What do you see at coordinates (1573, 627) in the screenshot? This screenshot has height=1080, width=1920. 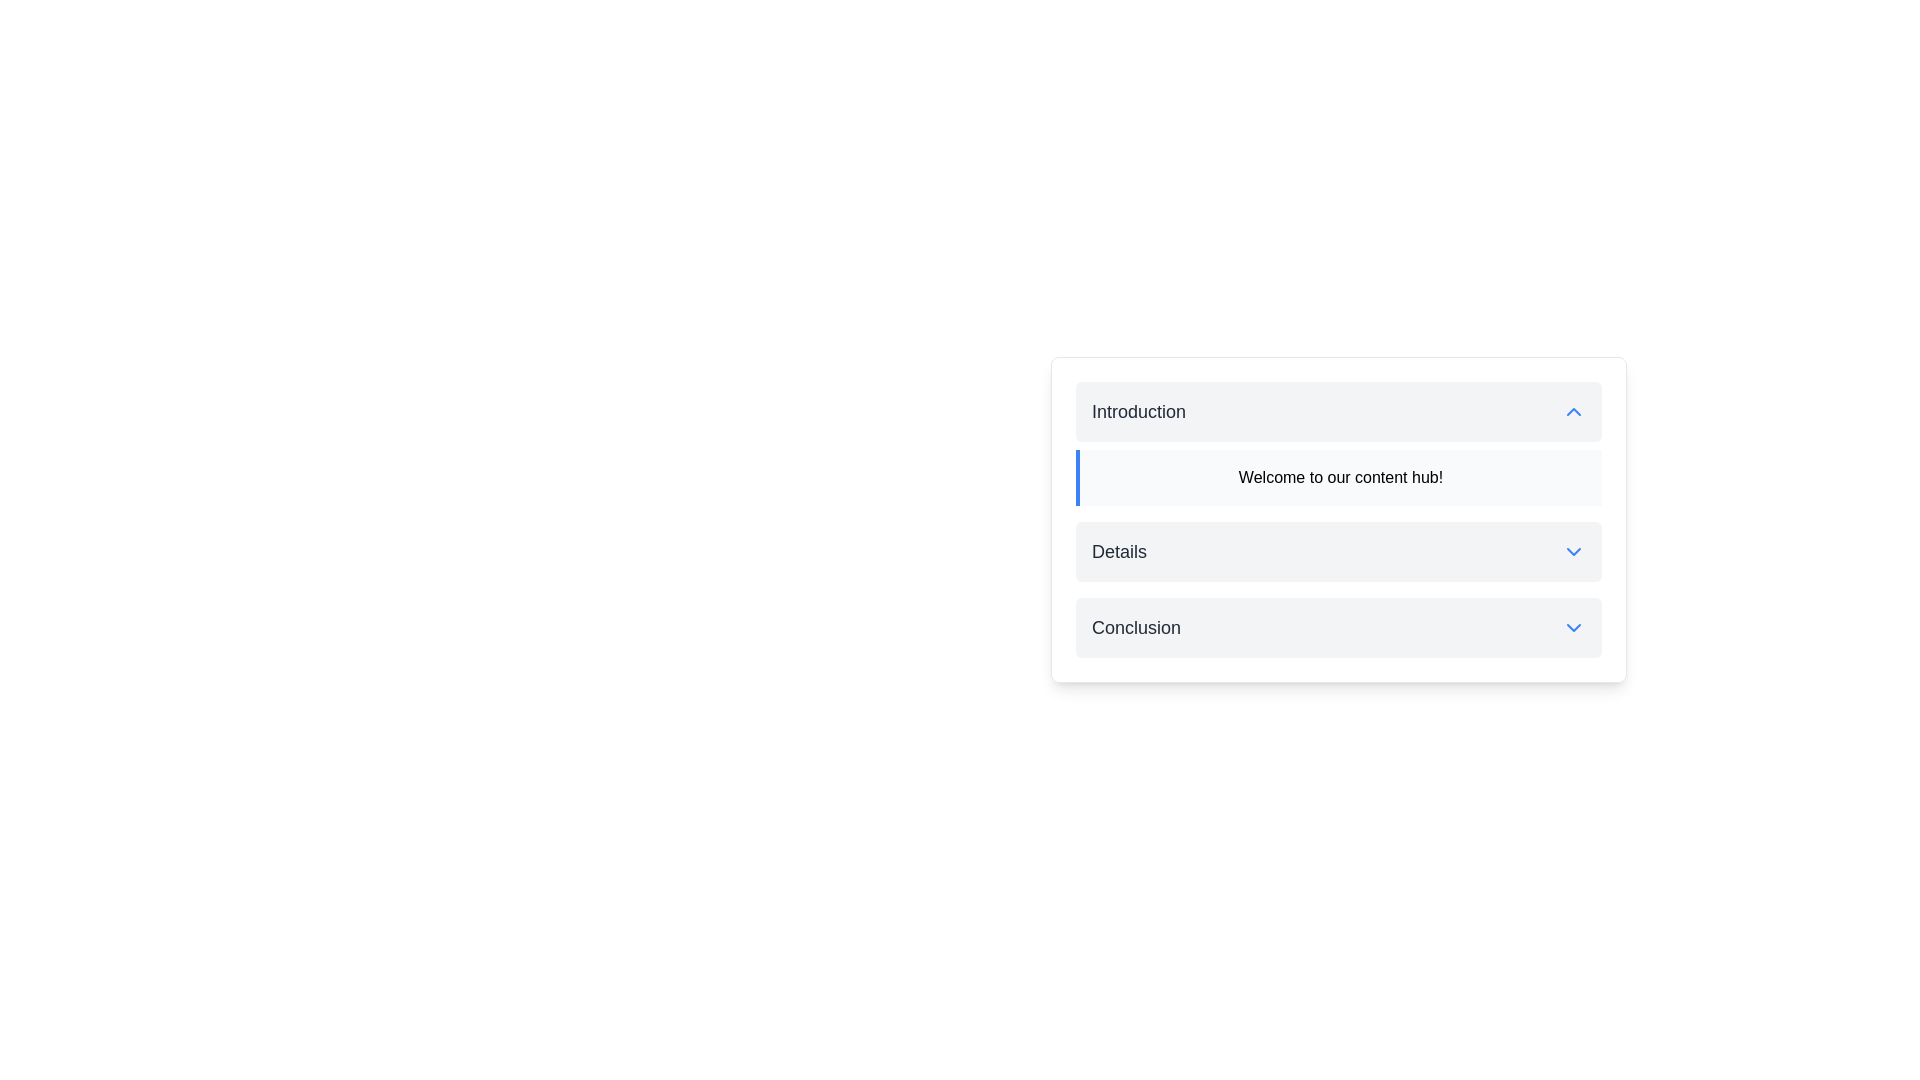 I see `the blue chevron-down icon located to the far-right of the 'Conclusion' section` at bounding box center [1573, 627].